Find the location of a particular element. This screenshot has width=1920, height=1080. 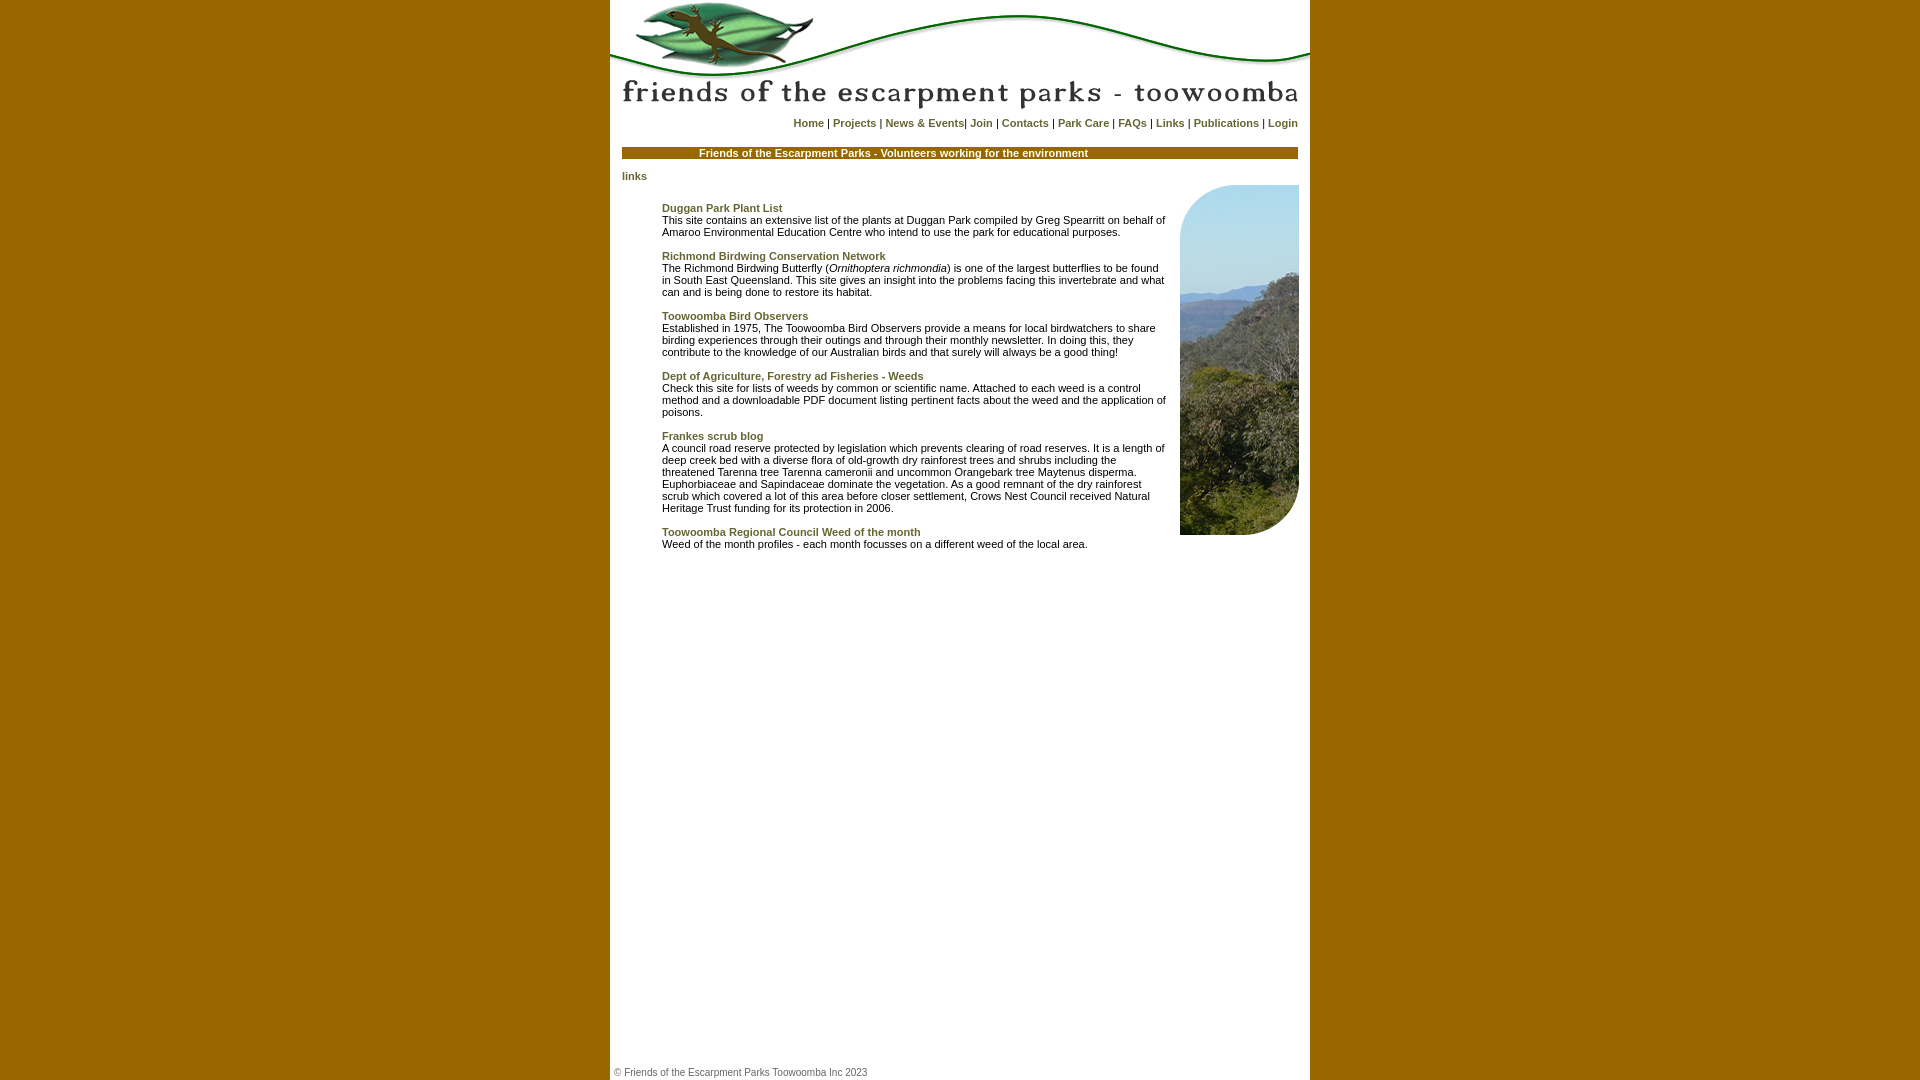

'Login' is located at coordinates (1282, 122).